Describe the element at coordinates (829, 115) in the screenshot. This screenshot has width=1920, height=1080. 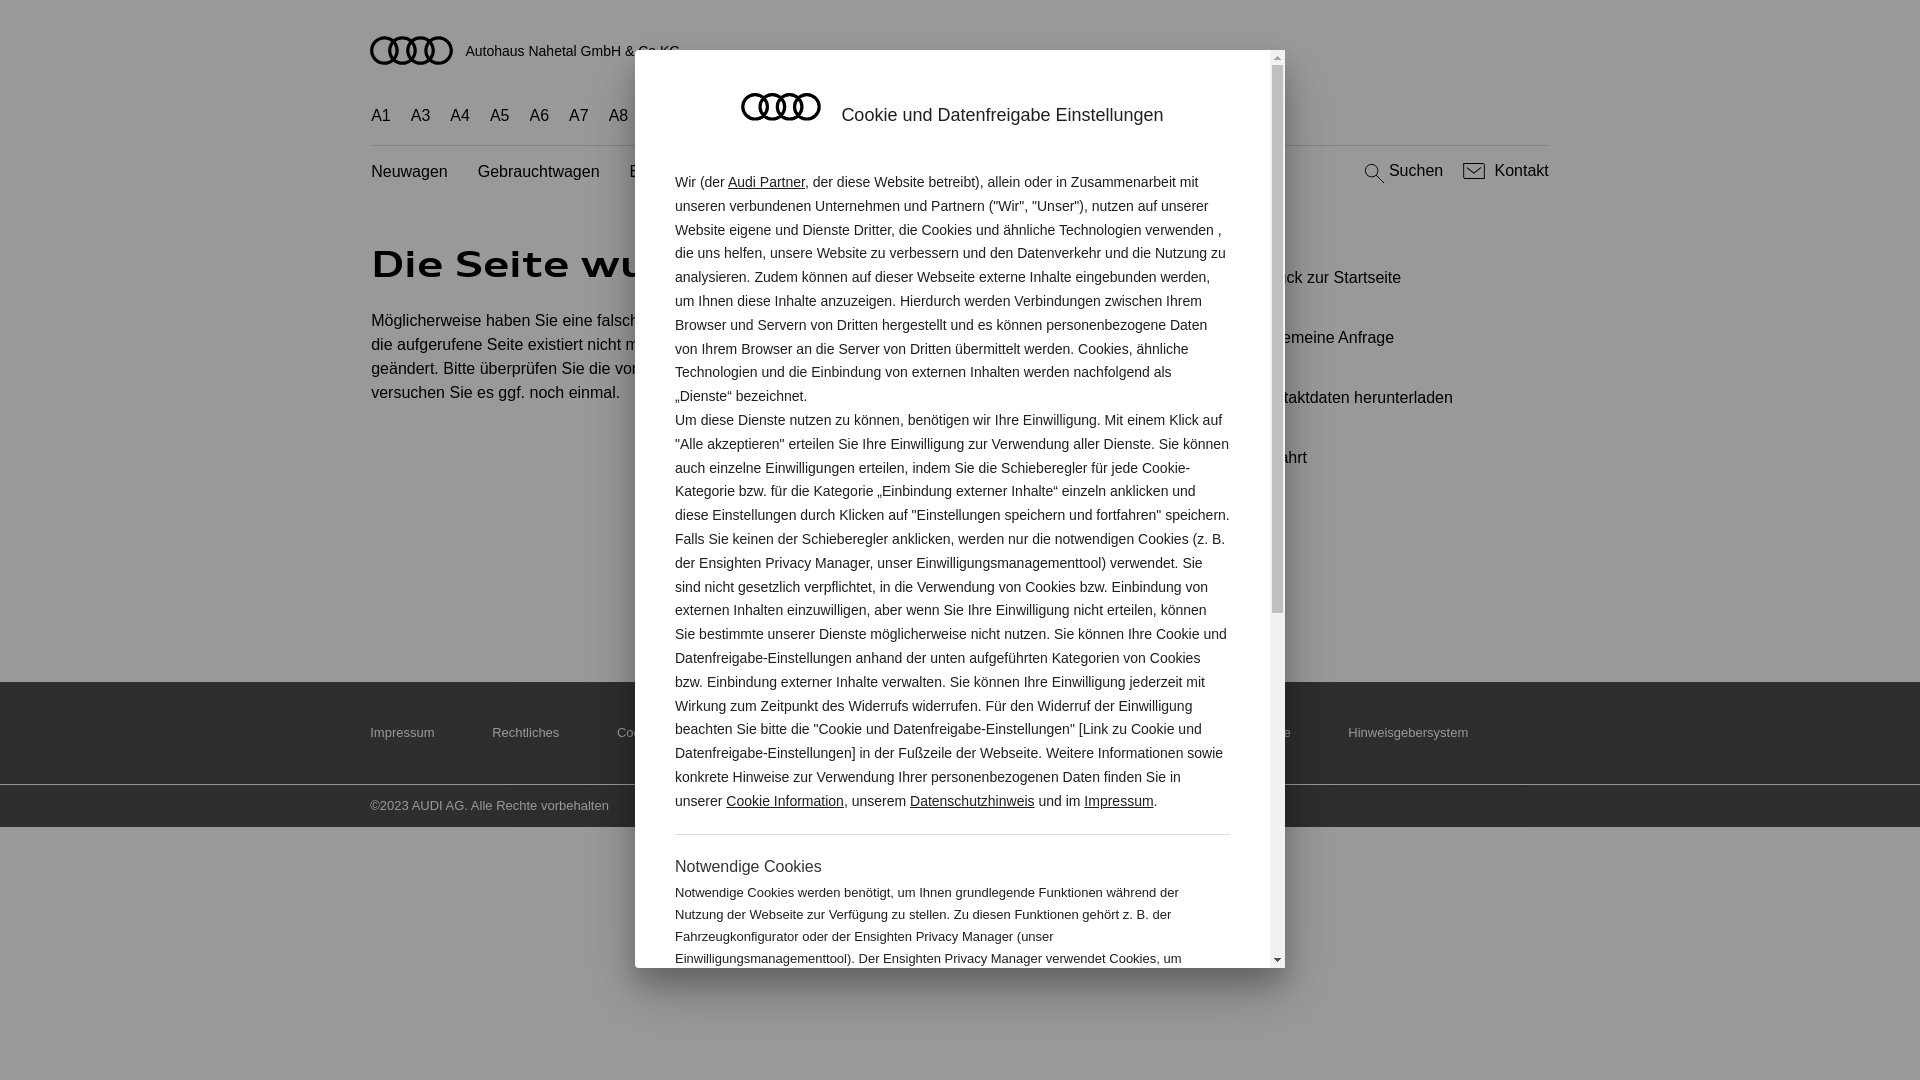
I see `'Q5'` at that location.